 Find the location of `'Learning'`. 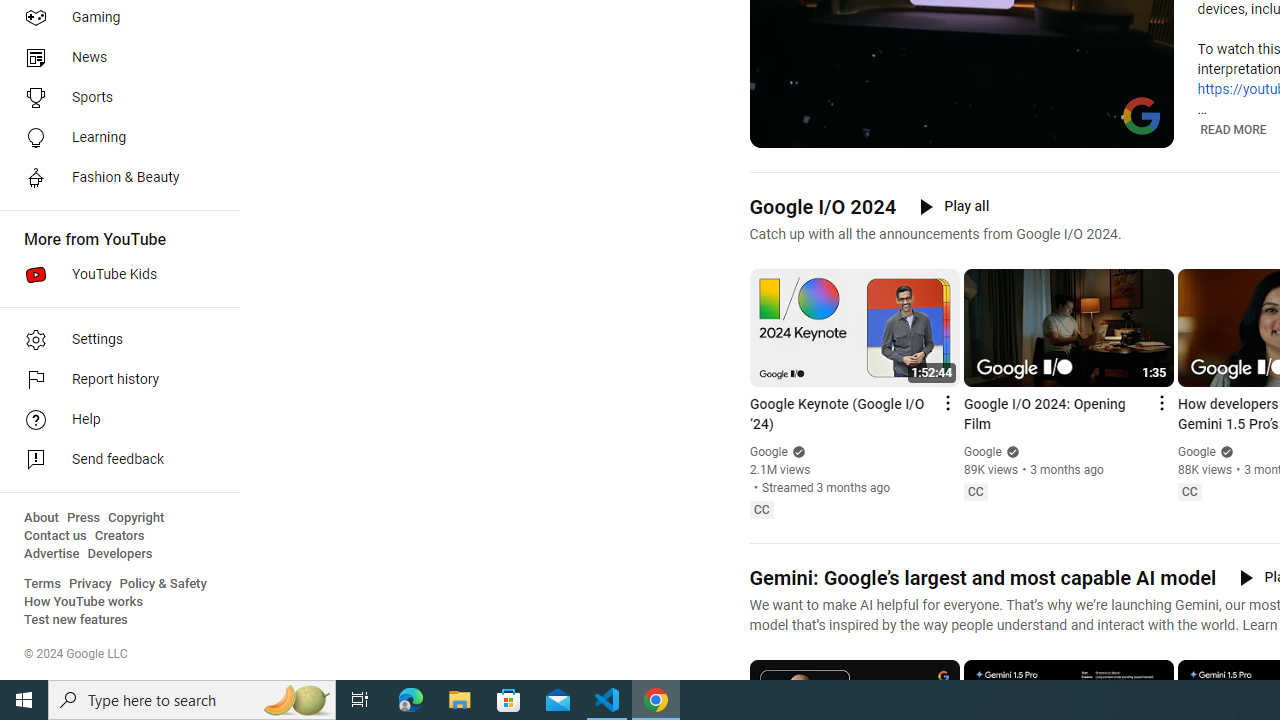

'Learning' is located at coordinates (112, 136).